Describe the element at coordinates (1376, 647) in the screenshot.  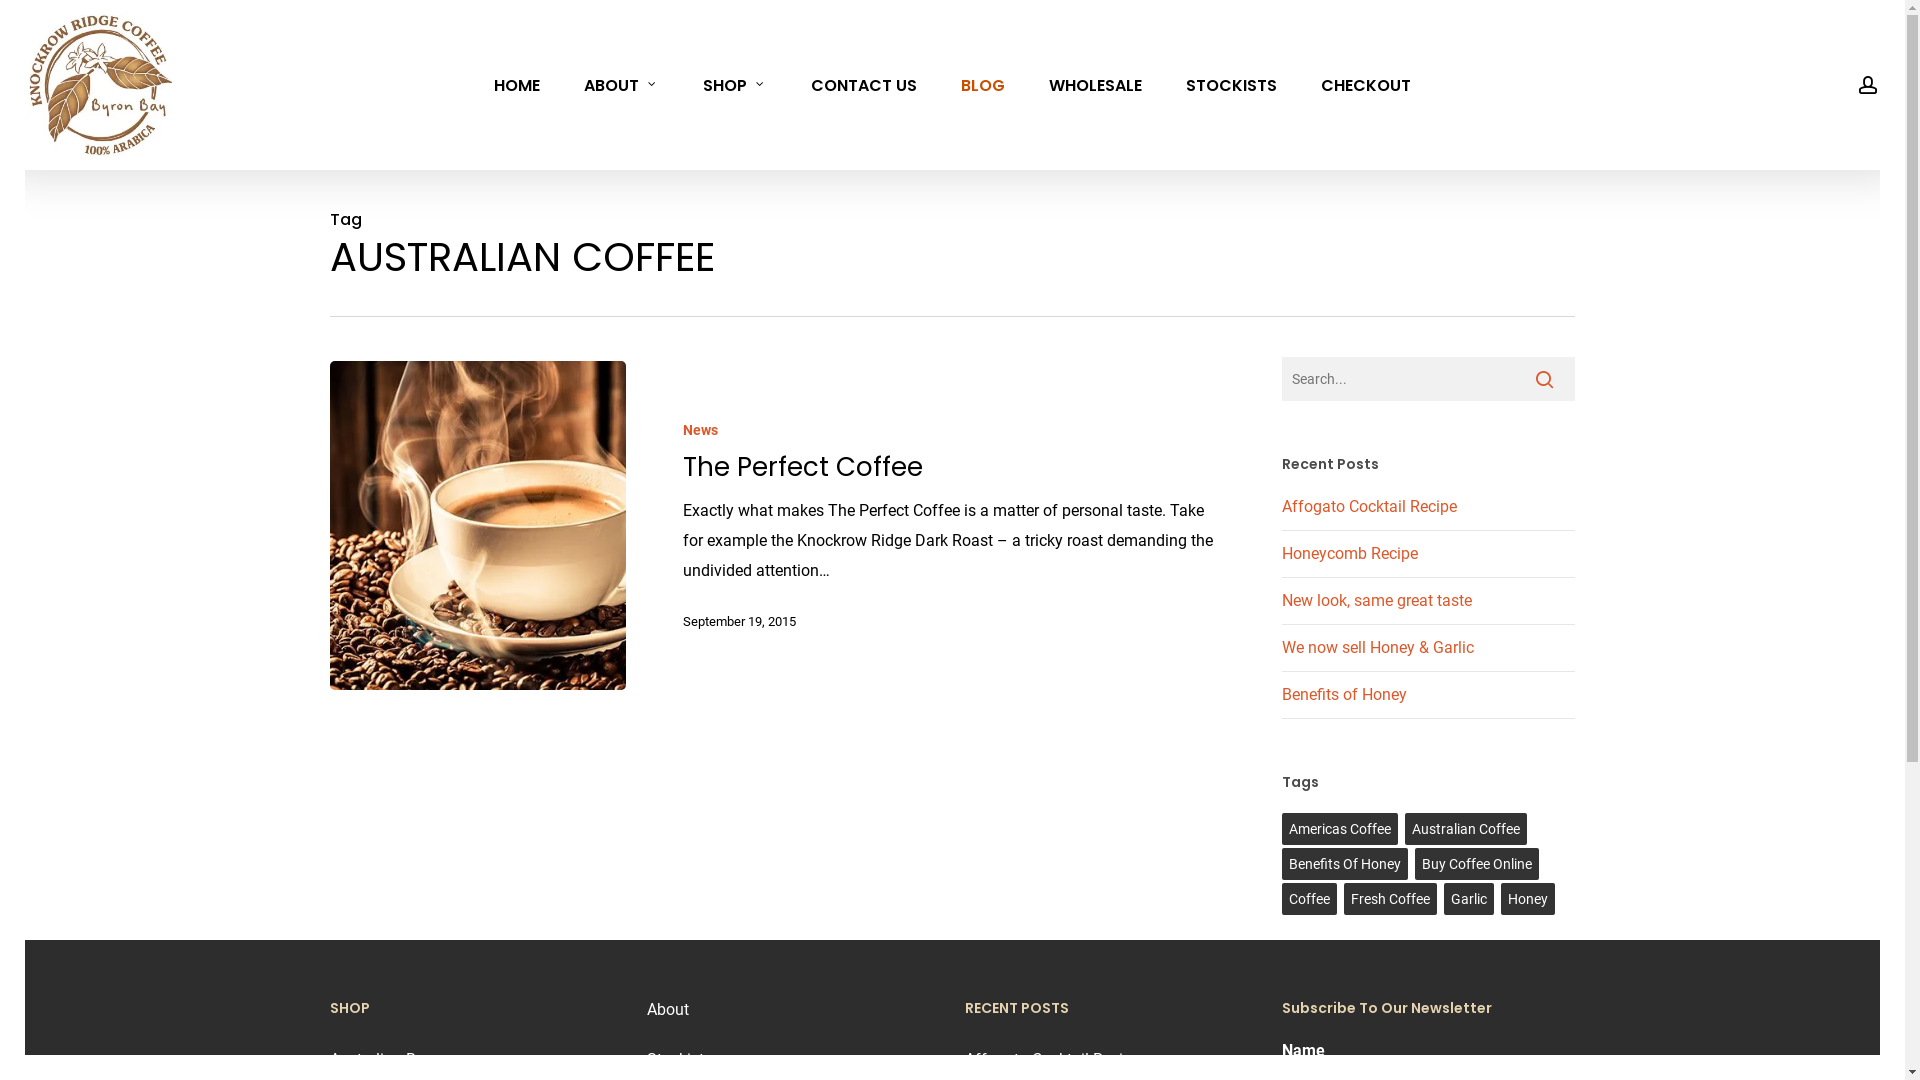
I see `'We now sell Honey & Garlic'` at that location.